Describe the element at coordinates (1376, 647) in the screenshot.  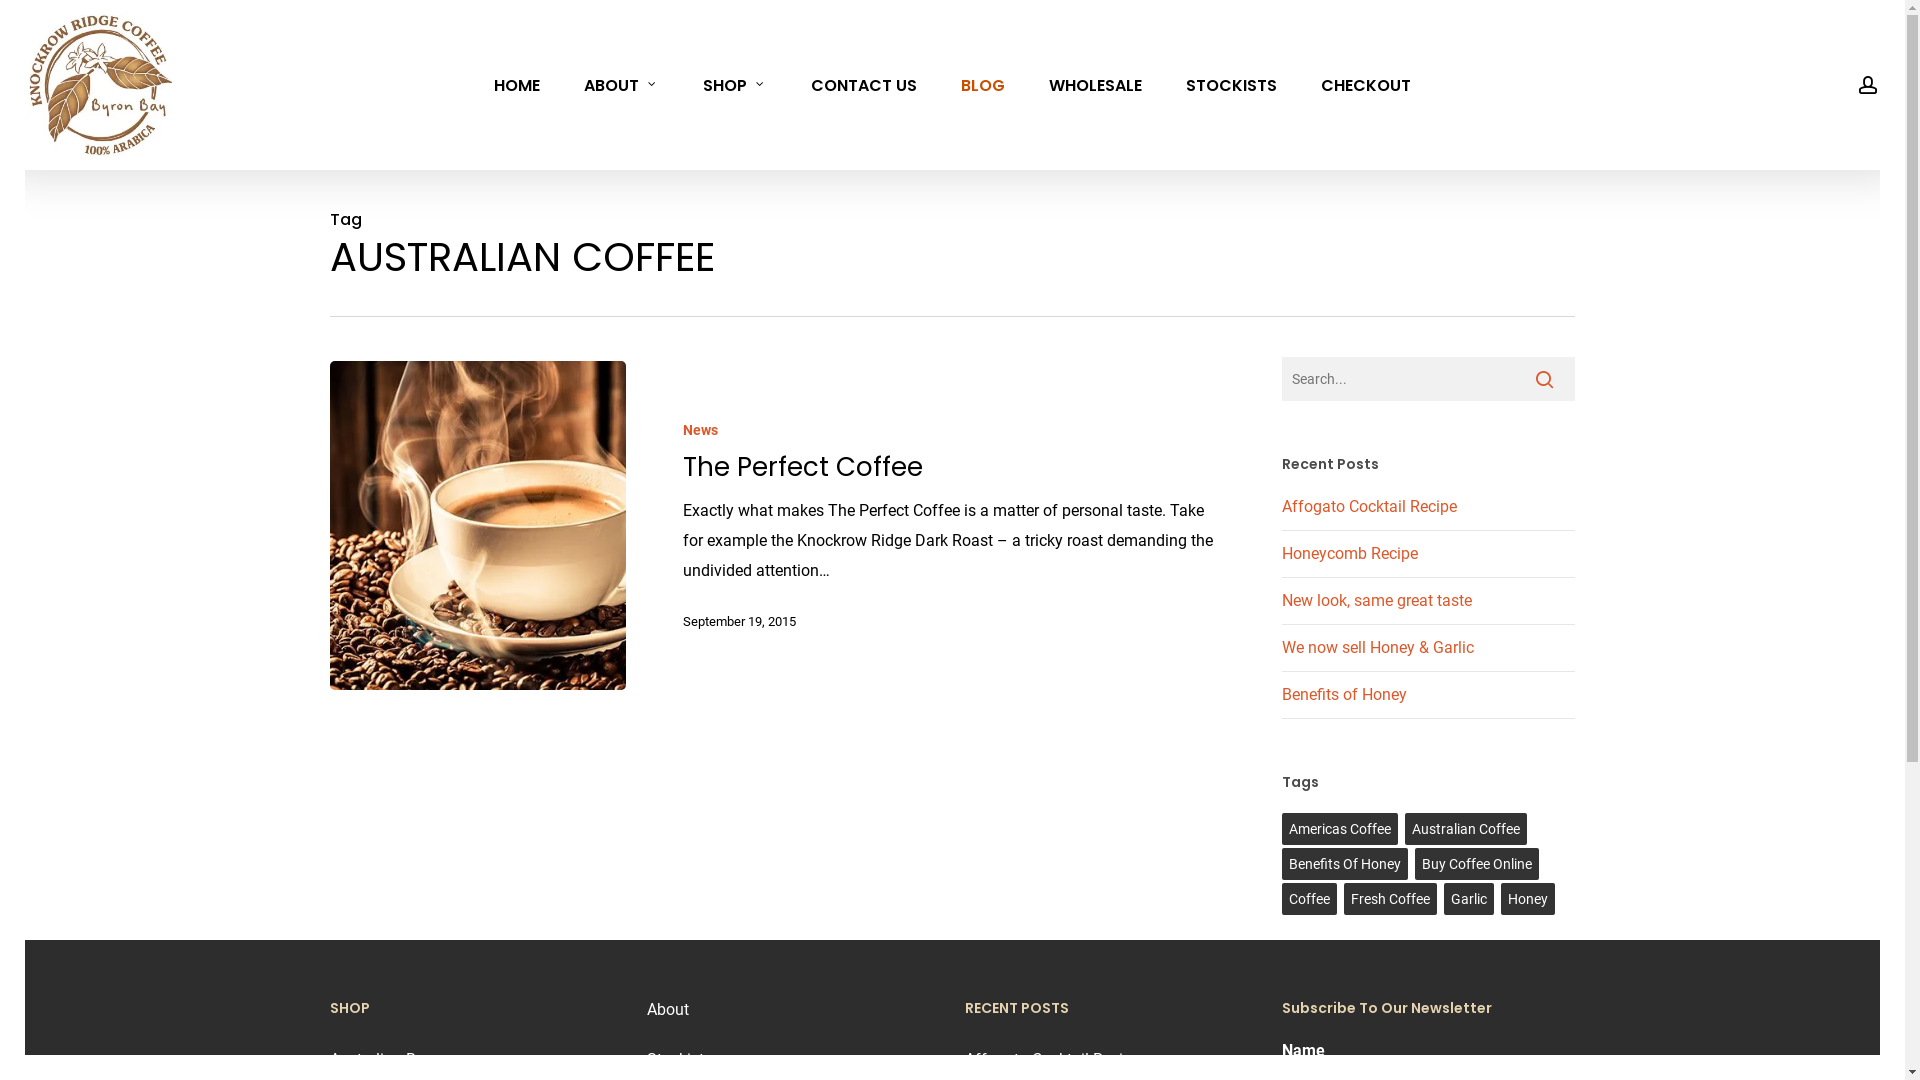
I see `'We now sell Honey & Garlic'` at that location.